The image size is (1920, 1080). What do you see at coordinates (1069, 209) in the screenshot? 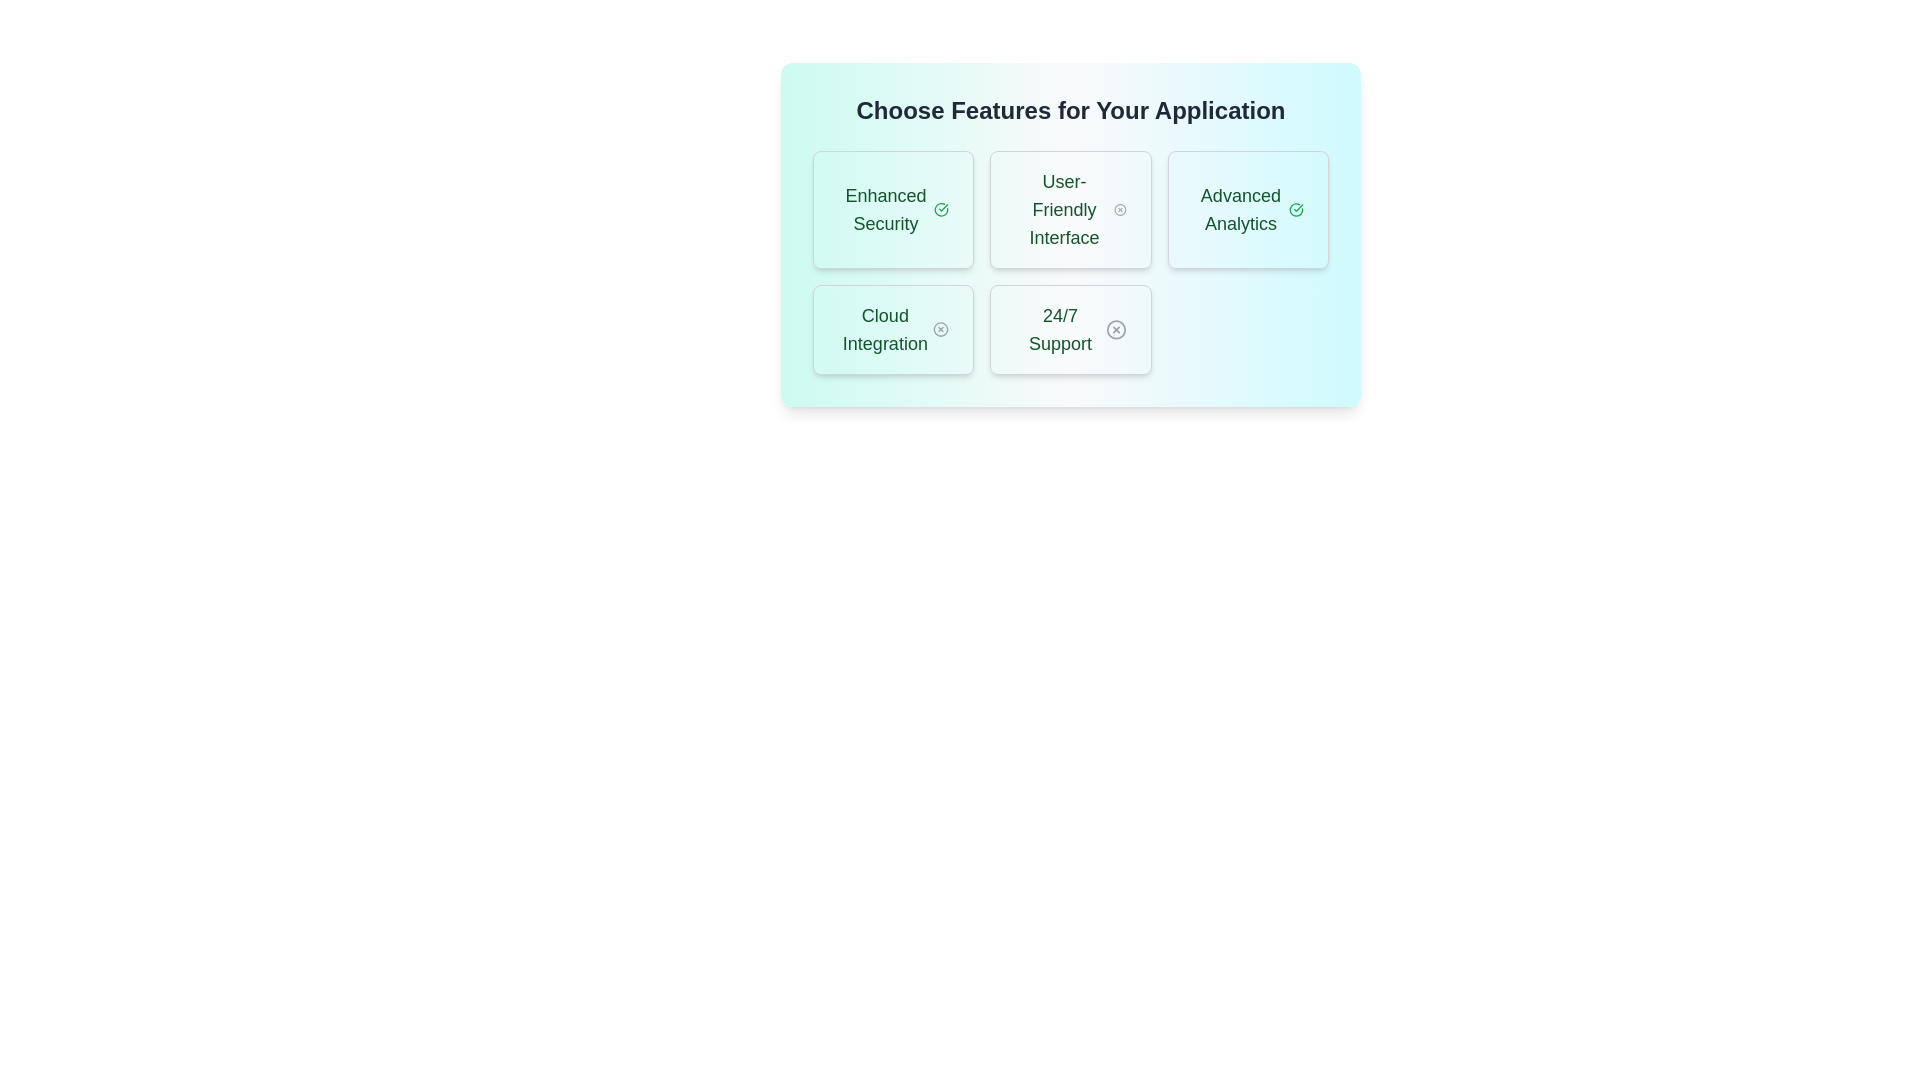
I see `the feature User-Friendly Interface to trigger additional visual feedback` at bounding box center [1069, 209].